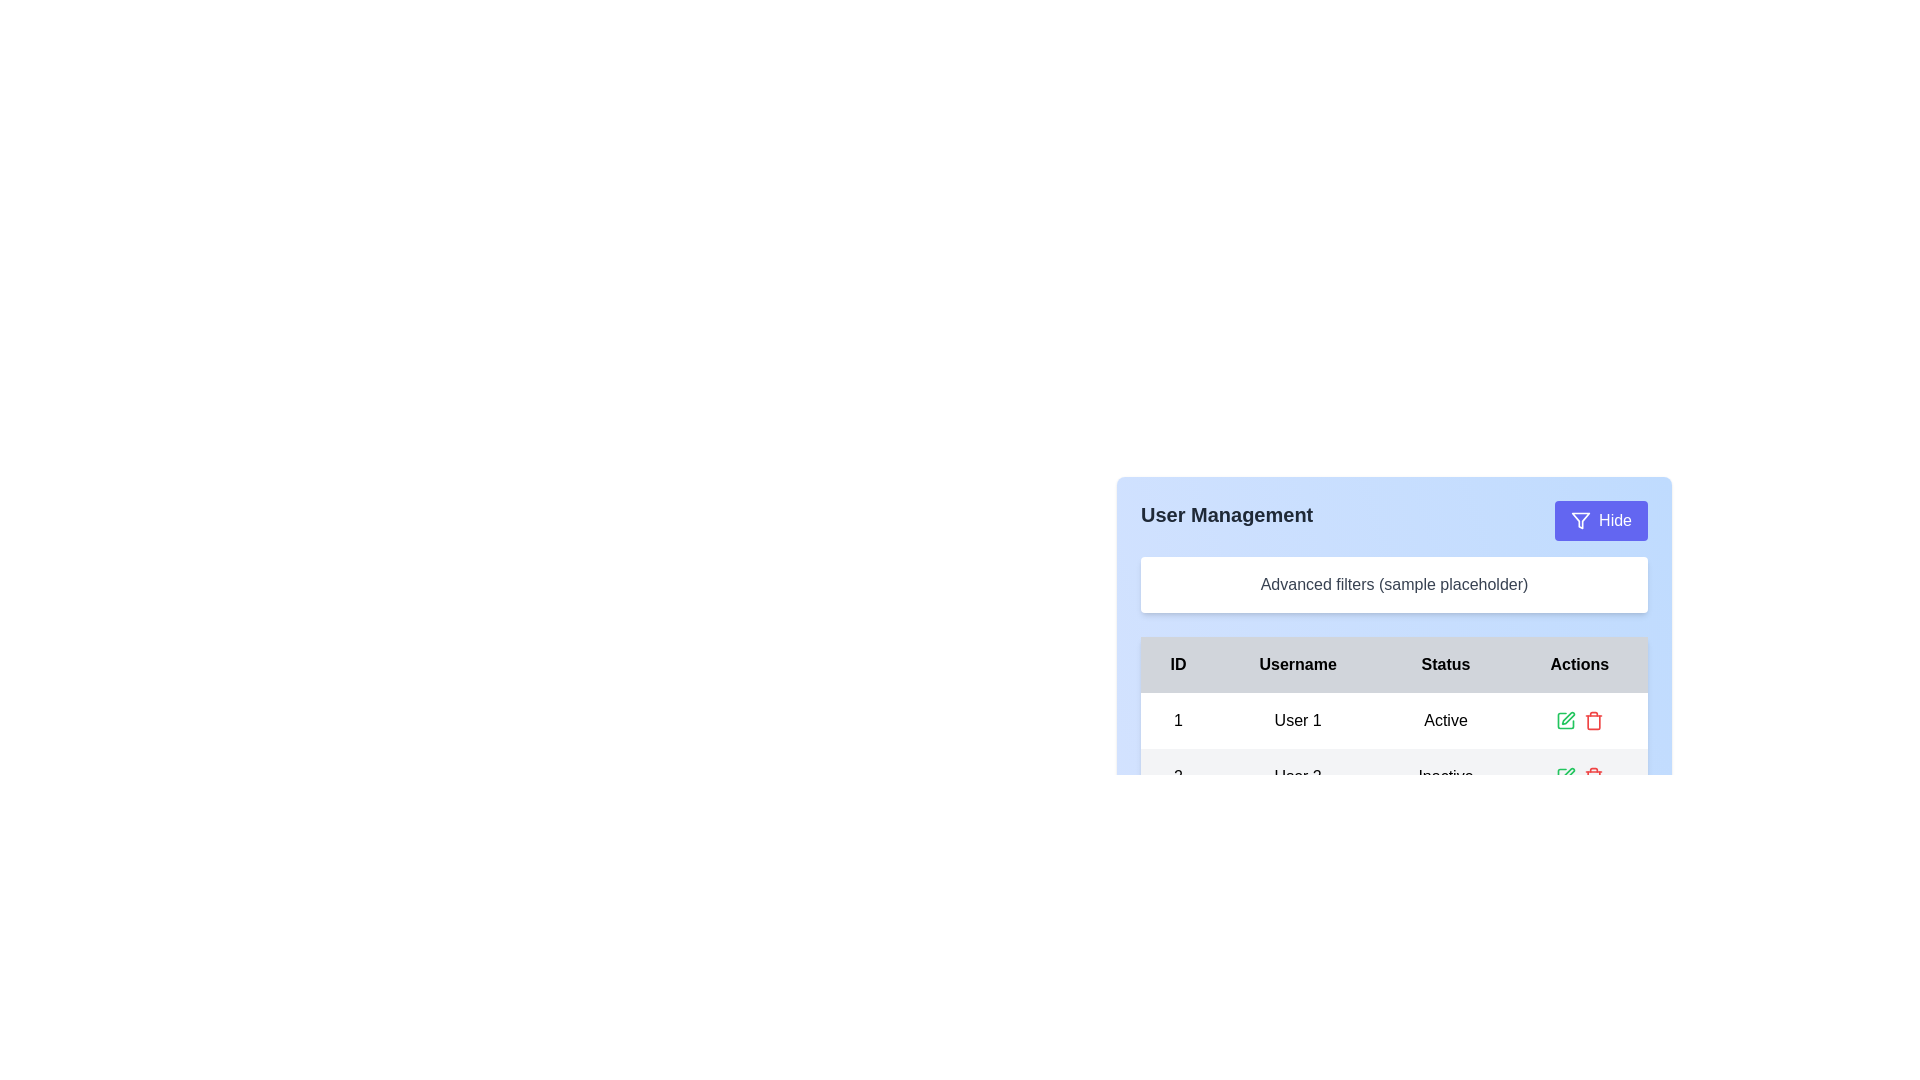 Image resolution: width=1920 pixels, height=1080 pixels. What do you see at coordinates (1592, 722) in the screenshot?
I see `the trash can icon representing the delete functionality, which is located in the Actions column of the second row of the table` at bounding box center [1592, 722].